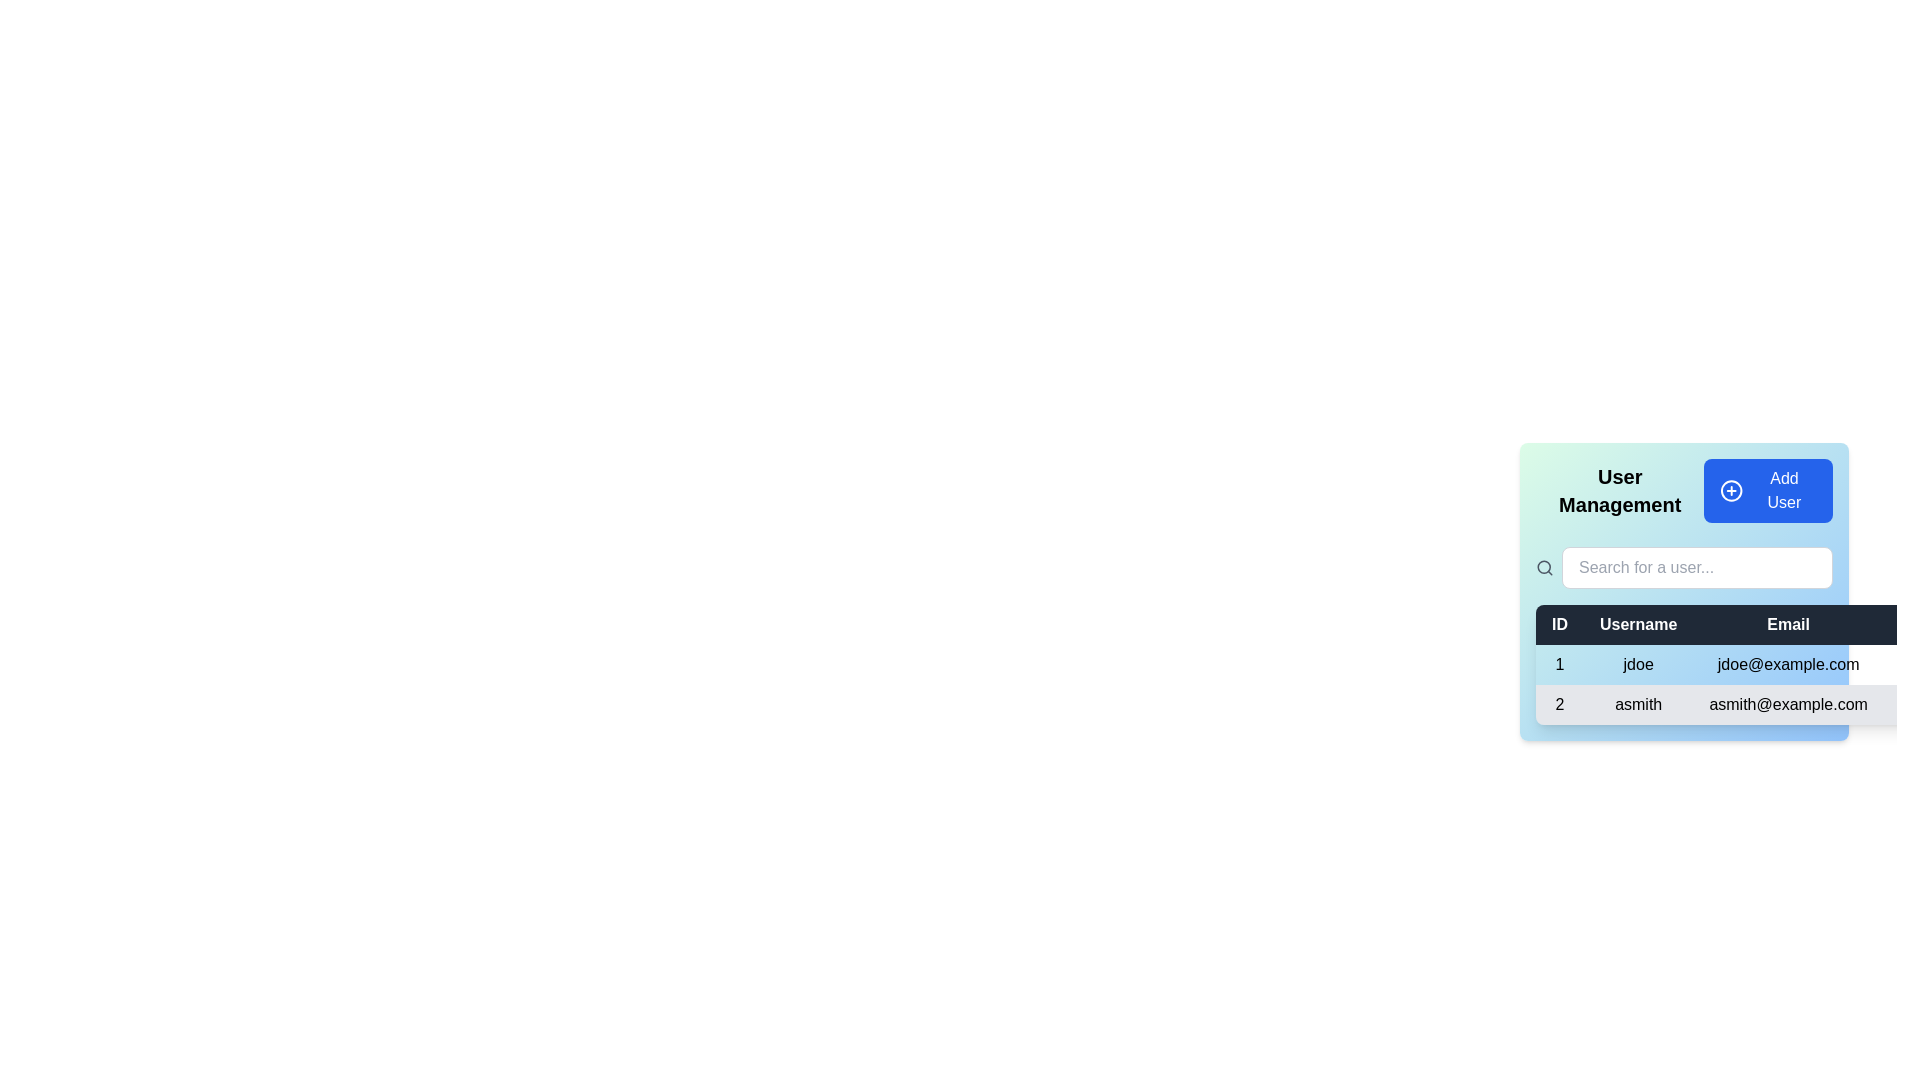  I want to click on the text input field with placeholder 'Search for a user...' to focus on it, so click(1683, 575).